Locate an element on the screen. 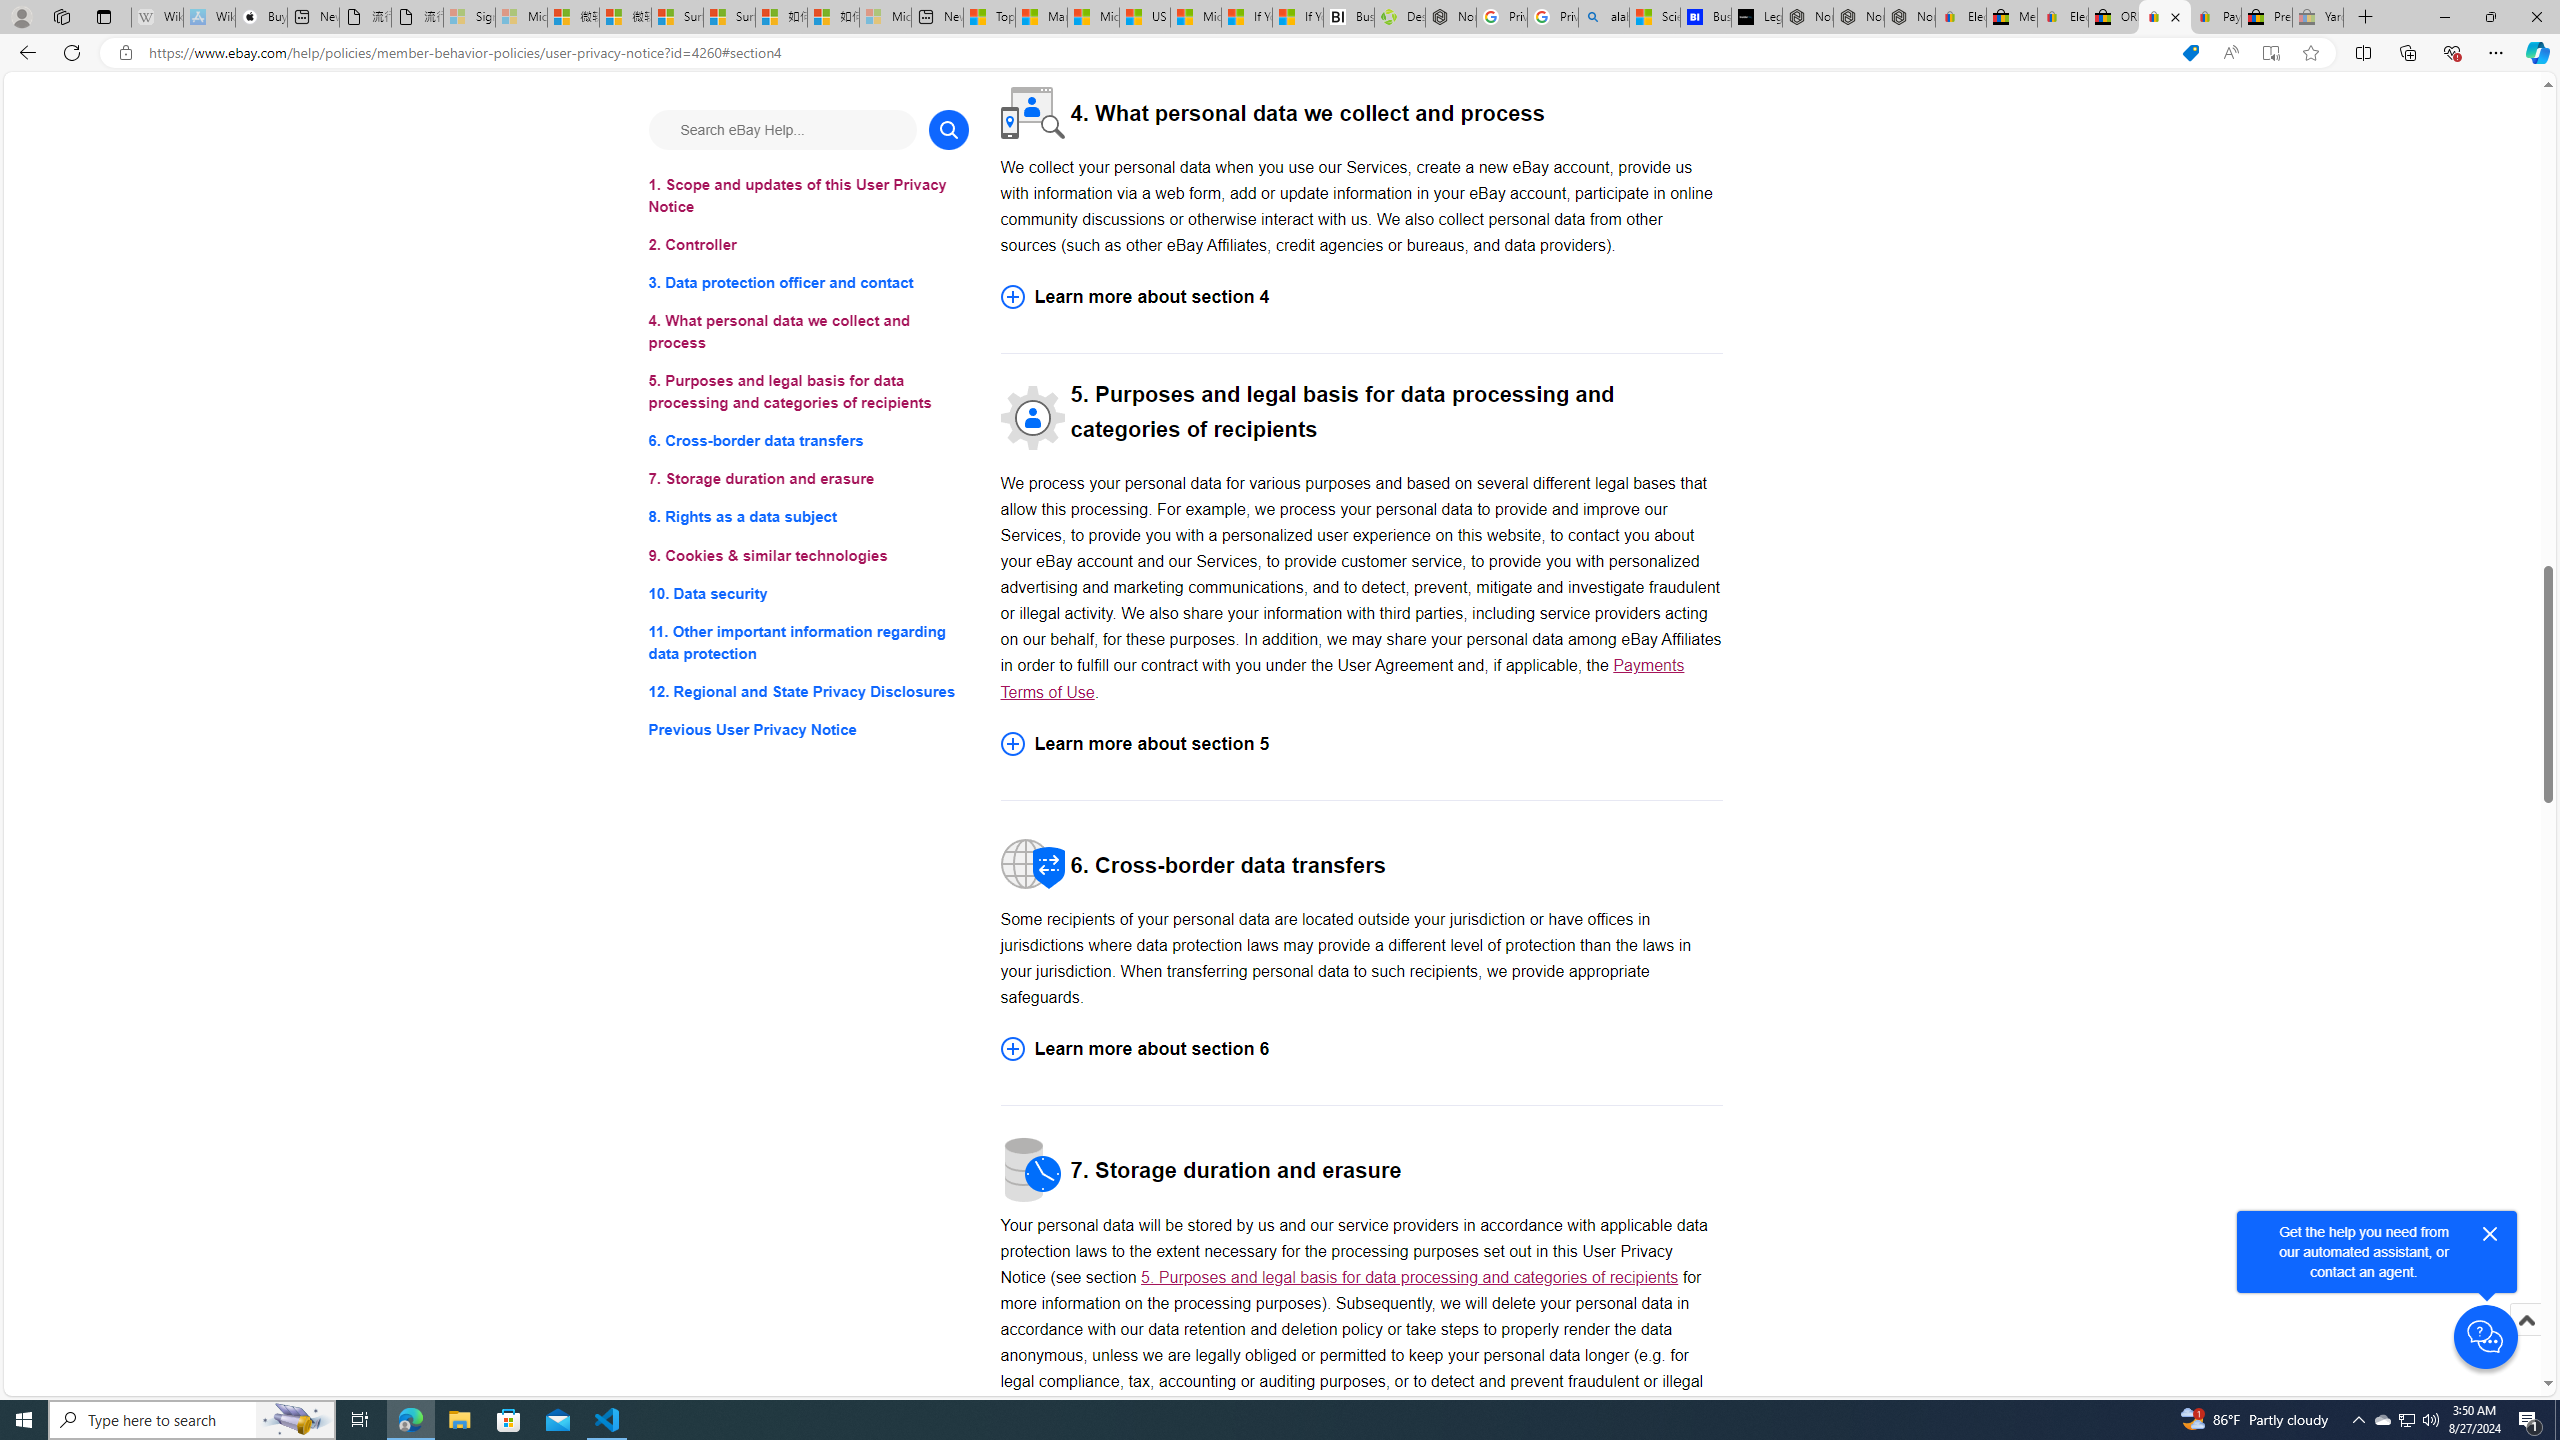 Image resolution: width=2560 pixels, height=1440 pixels. '10. Data security' is located at coordinates (807, 593).